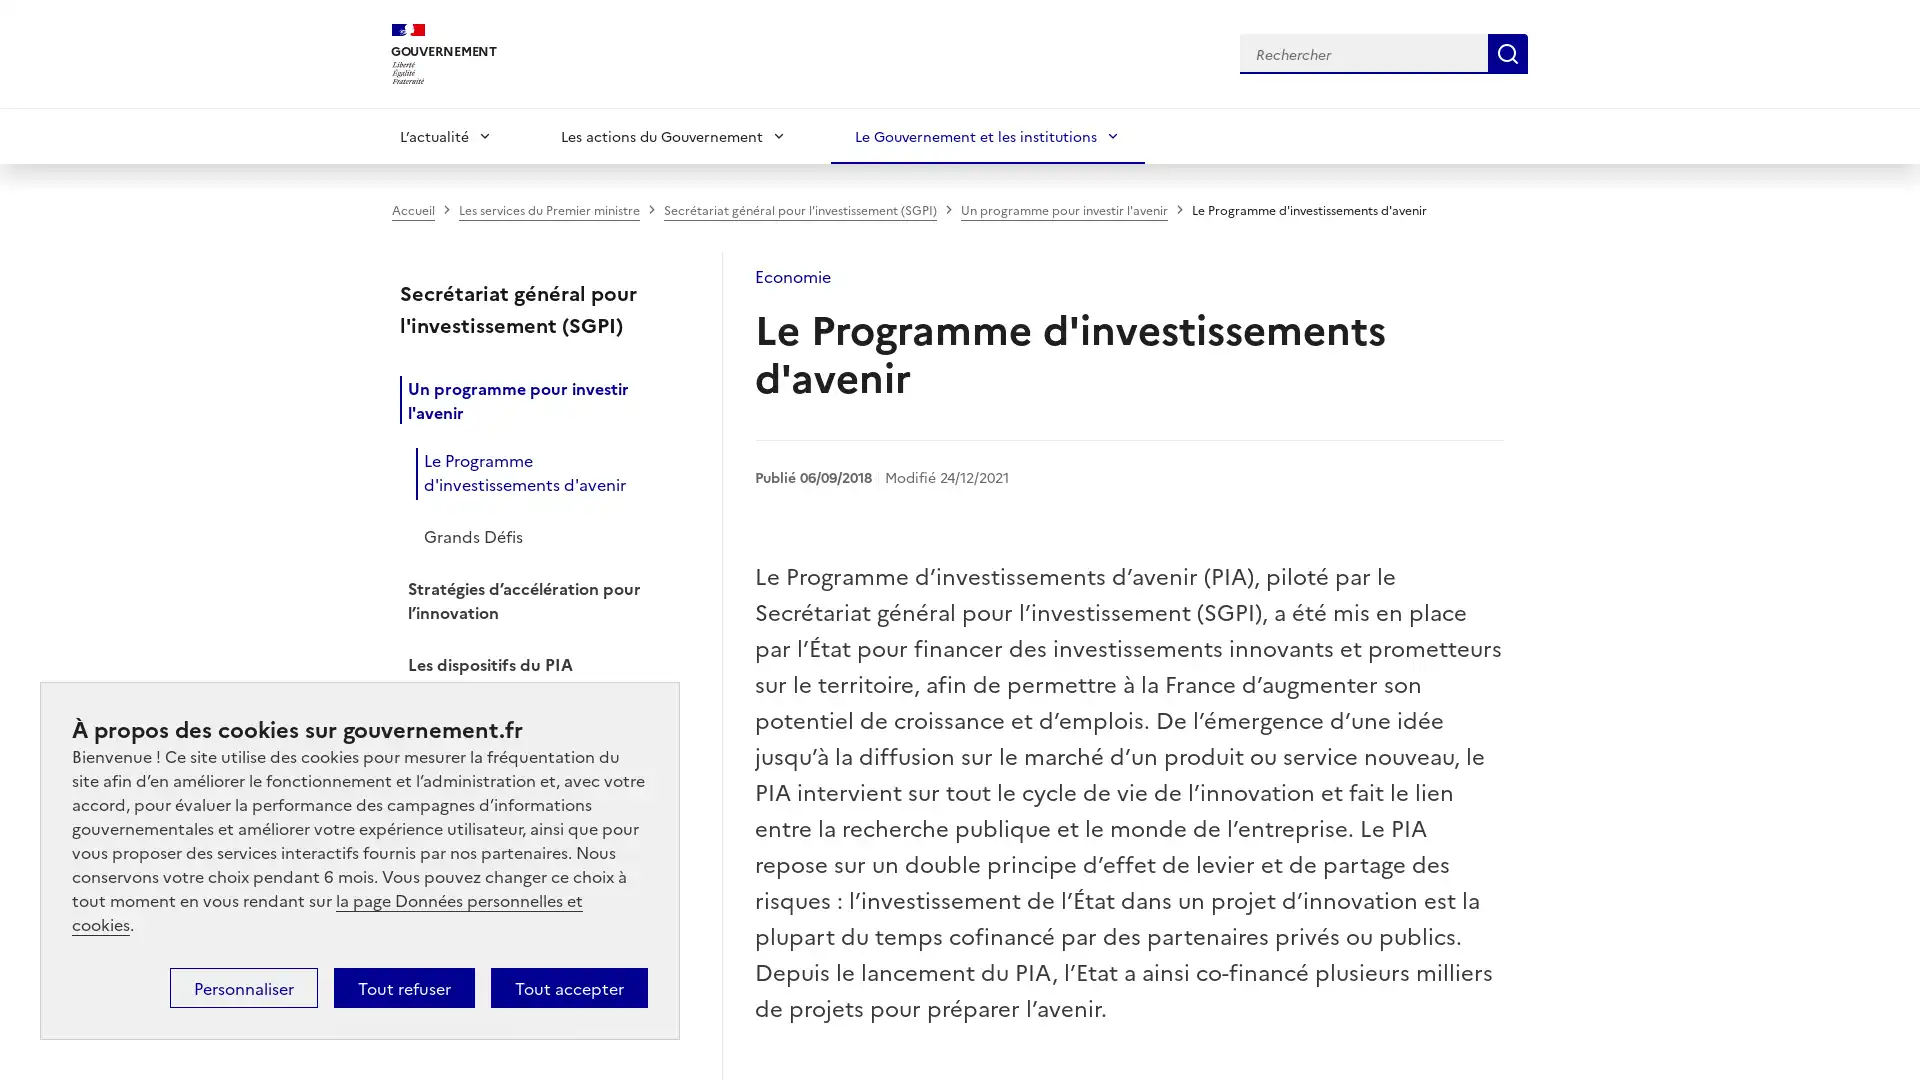 The height and width of the screenshot is (1080, 1920). I want to click on Rechercher, so click(1507, 52).